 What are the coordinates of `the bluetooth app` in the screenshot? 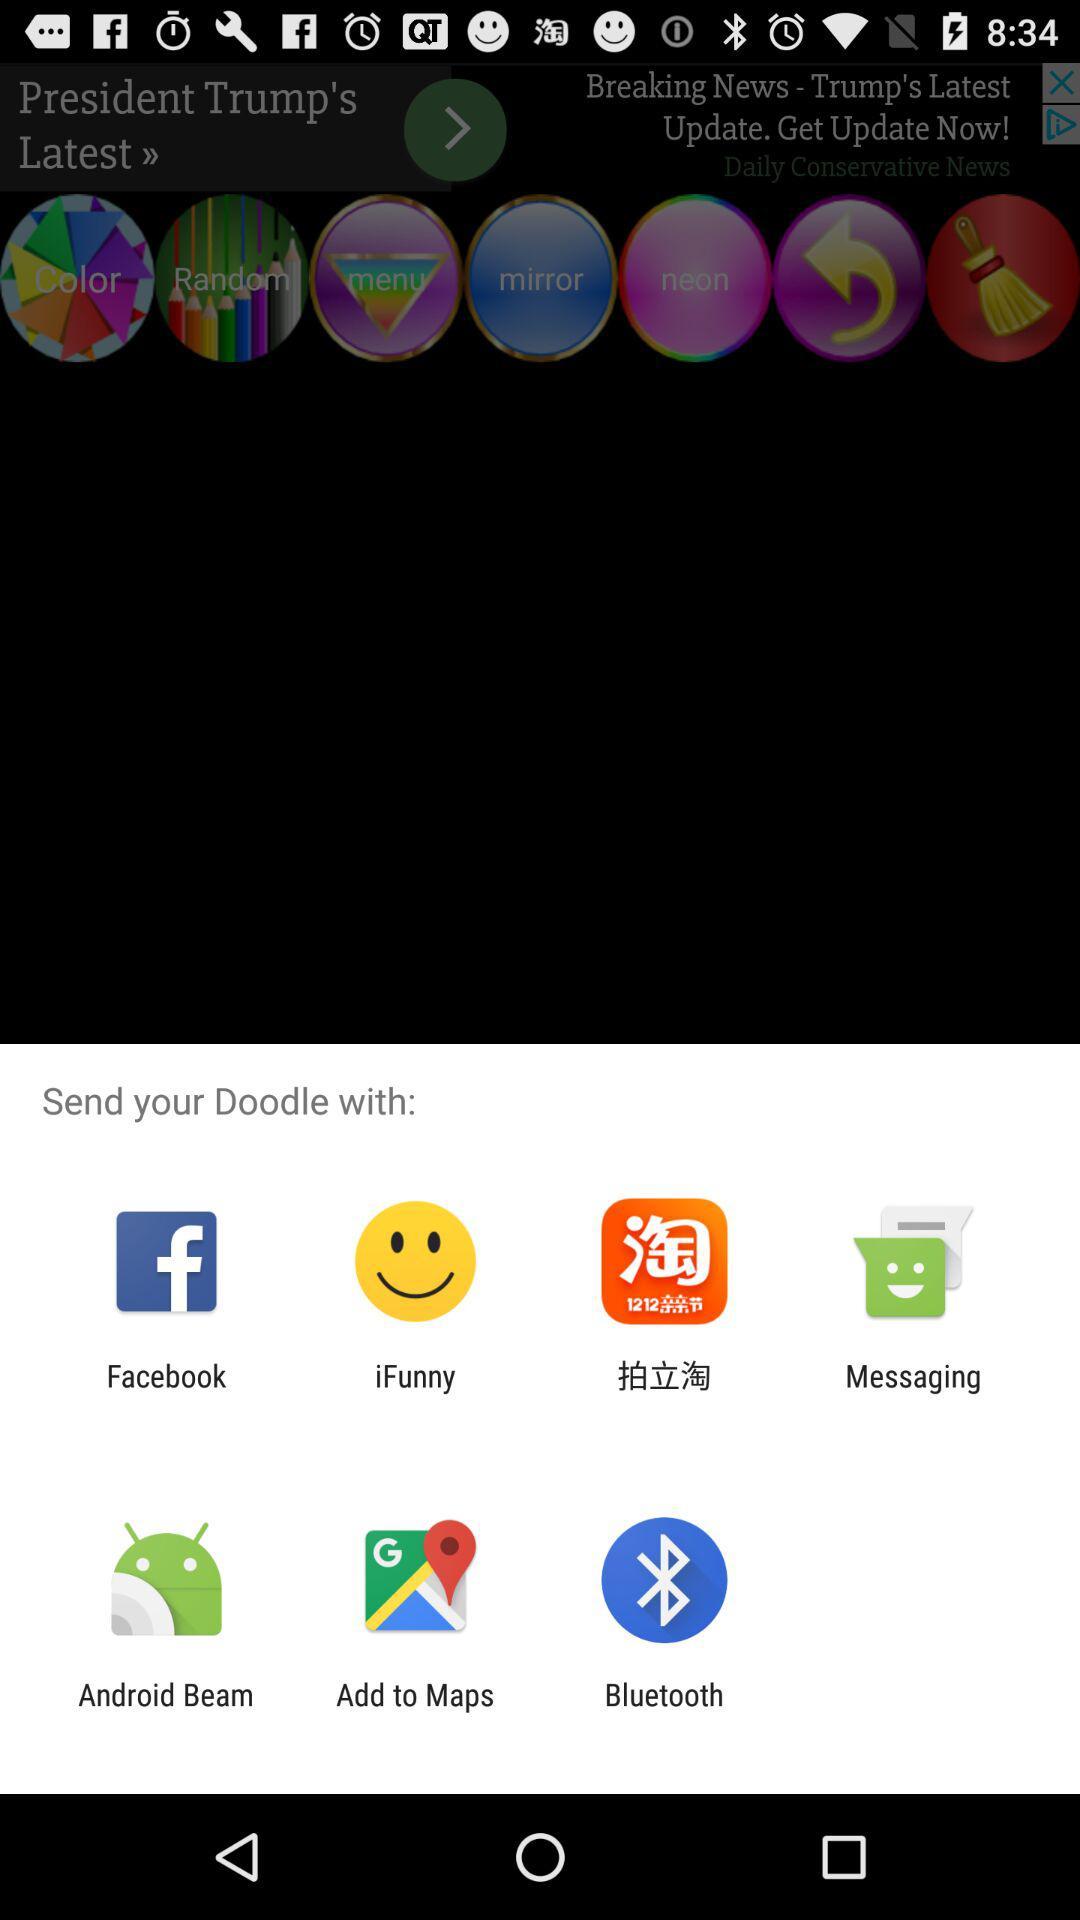 It's located at (664, 1711).